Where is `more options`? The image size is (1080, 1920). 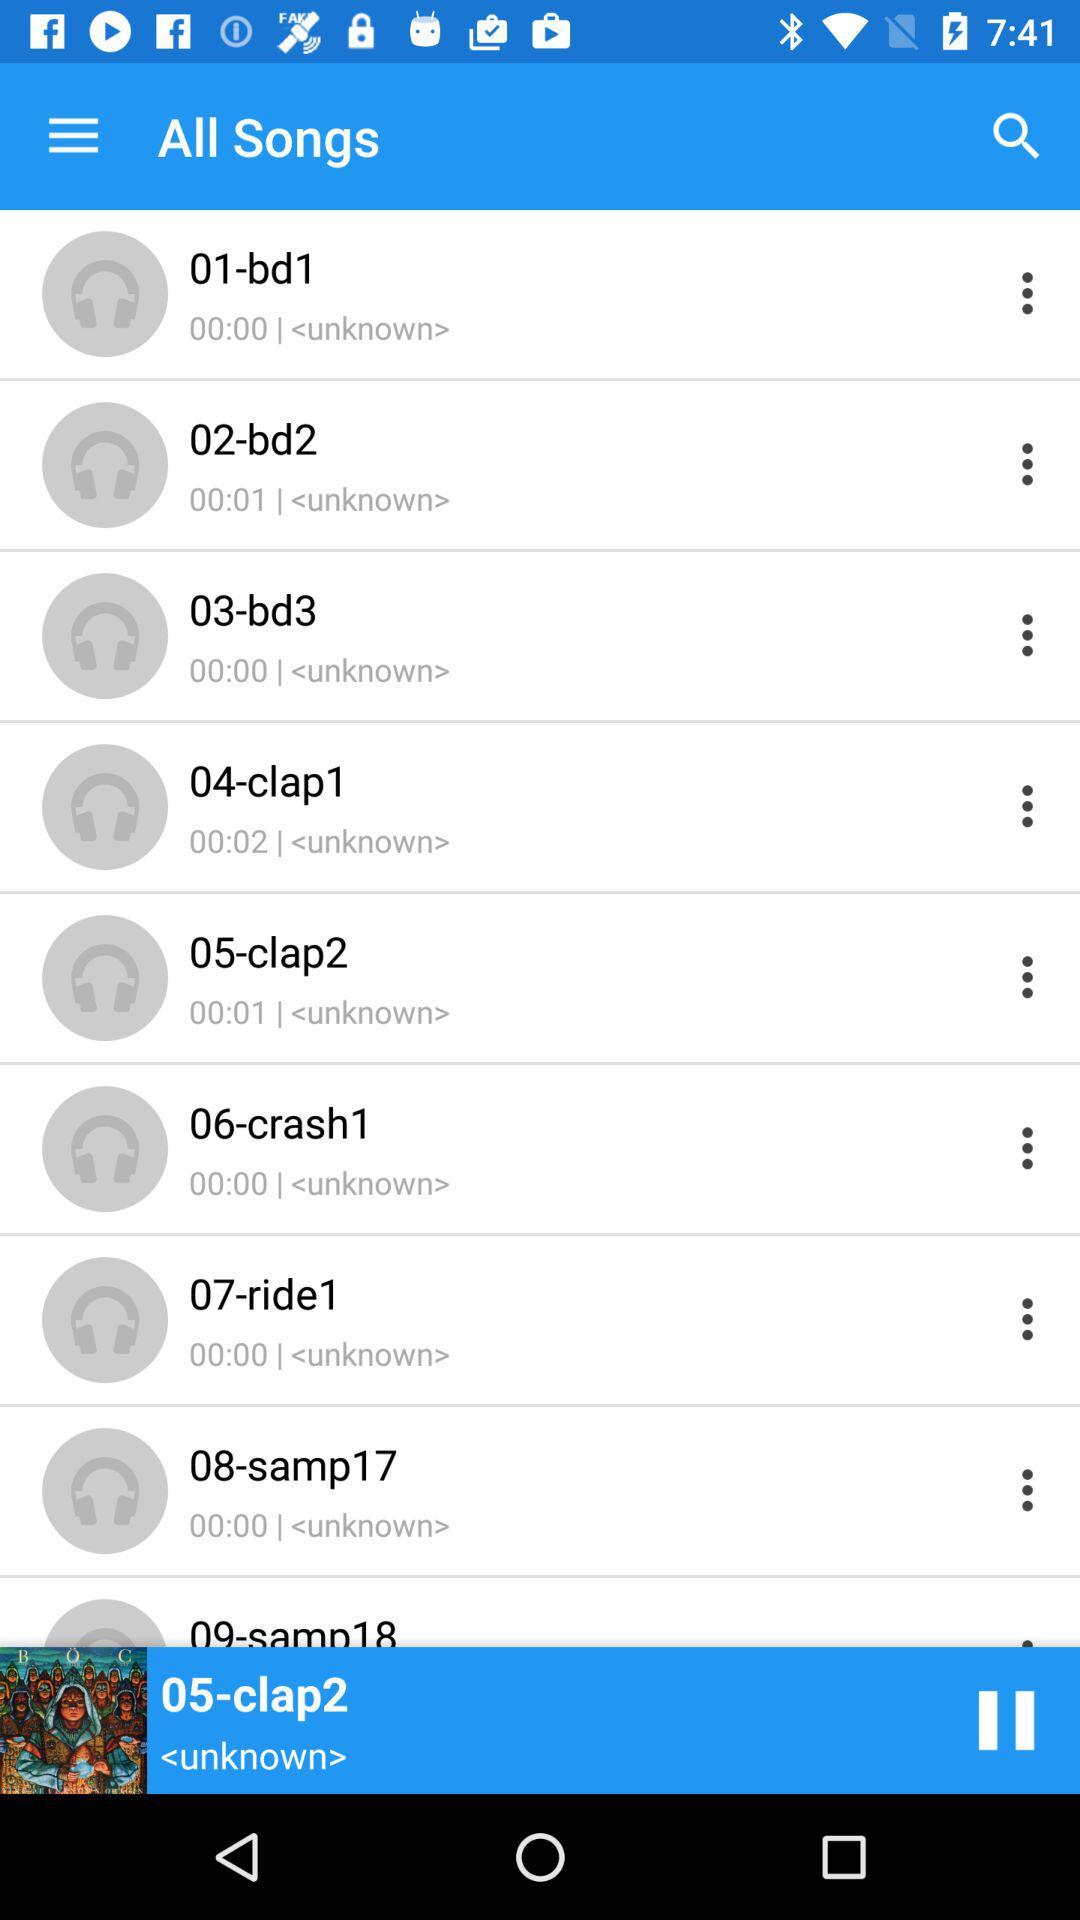 more options is located at coordinates (1027, 1319).